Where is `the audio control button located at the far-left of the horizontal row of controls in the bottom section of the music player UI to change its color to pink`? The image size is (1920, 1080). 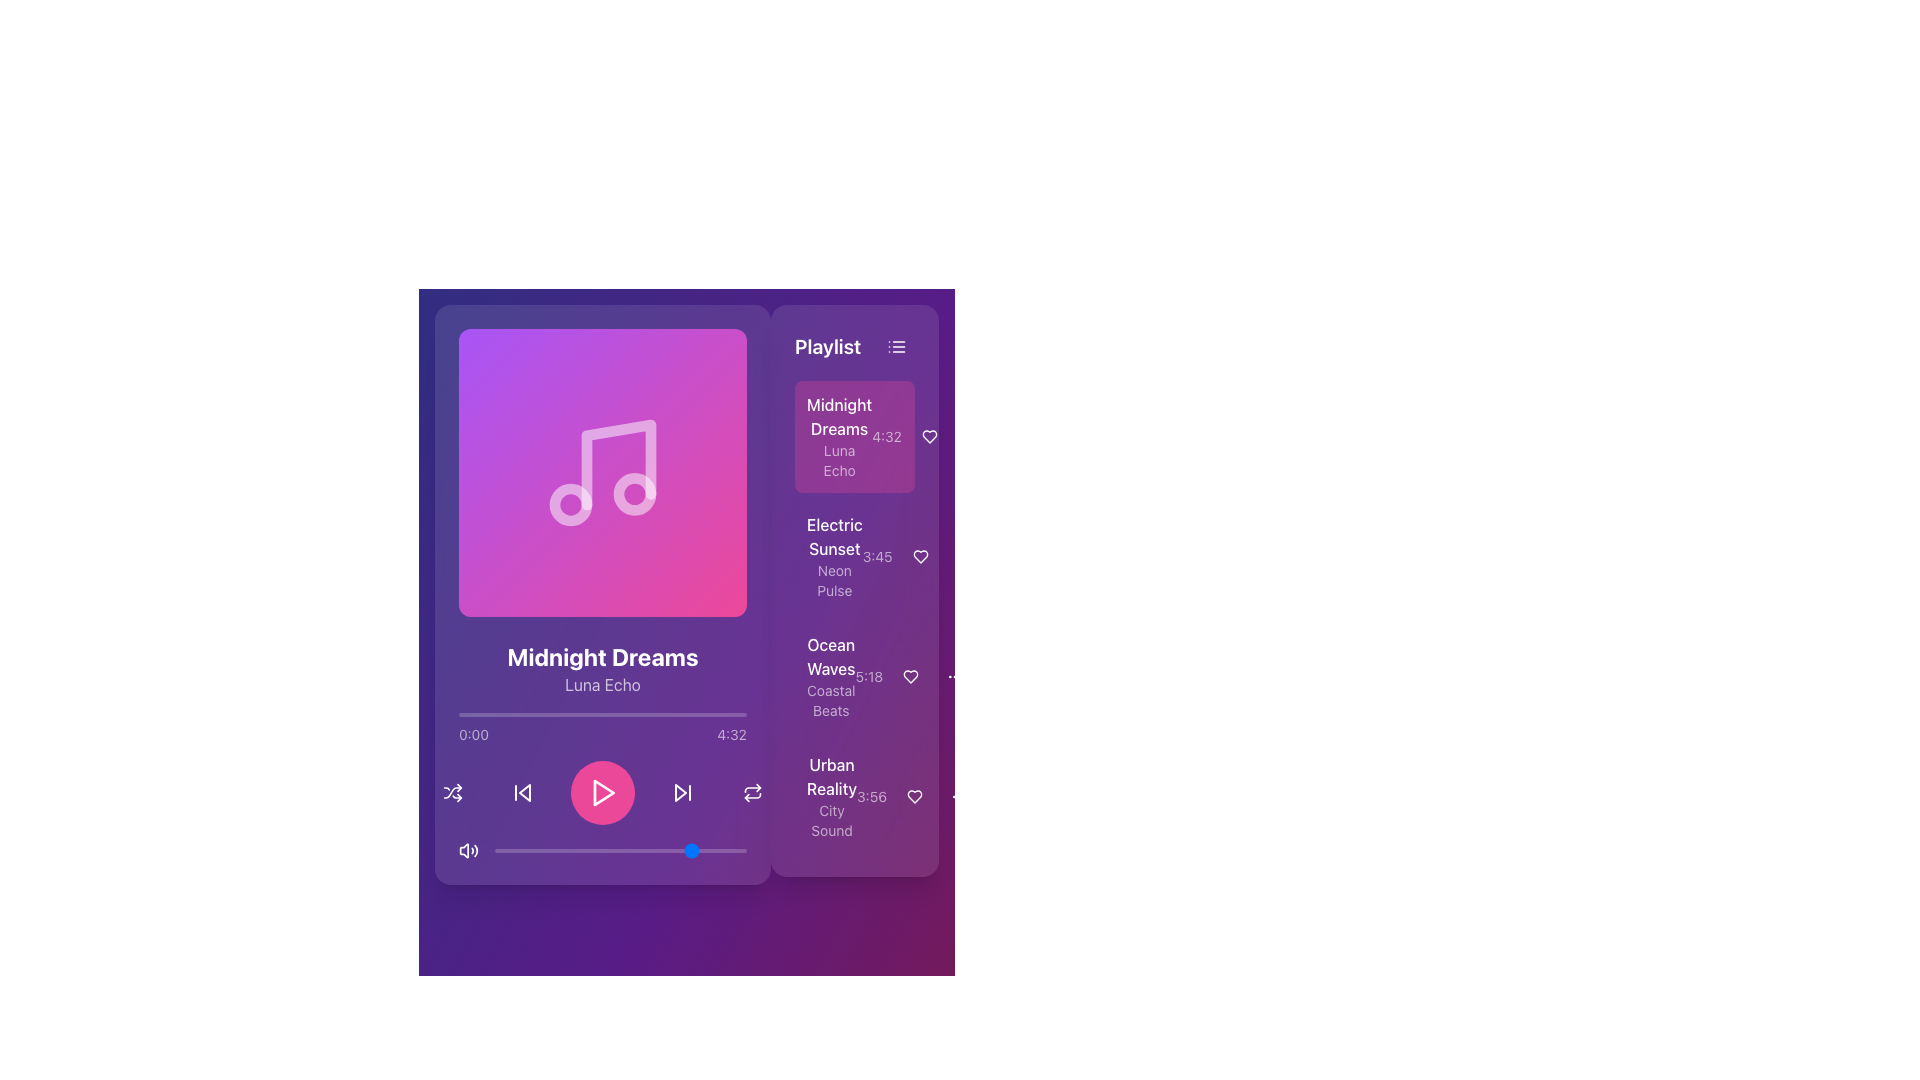 the audio control button located at the far-left of the horizontal row of controls in the bottom section of the music player UI to change its color to pink is located at coordinates (468, 851).